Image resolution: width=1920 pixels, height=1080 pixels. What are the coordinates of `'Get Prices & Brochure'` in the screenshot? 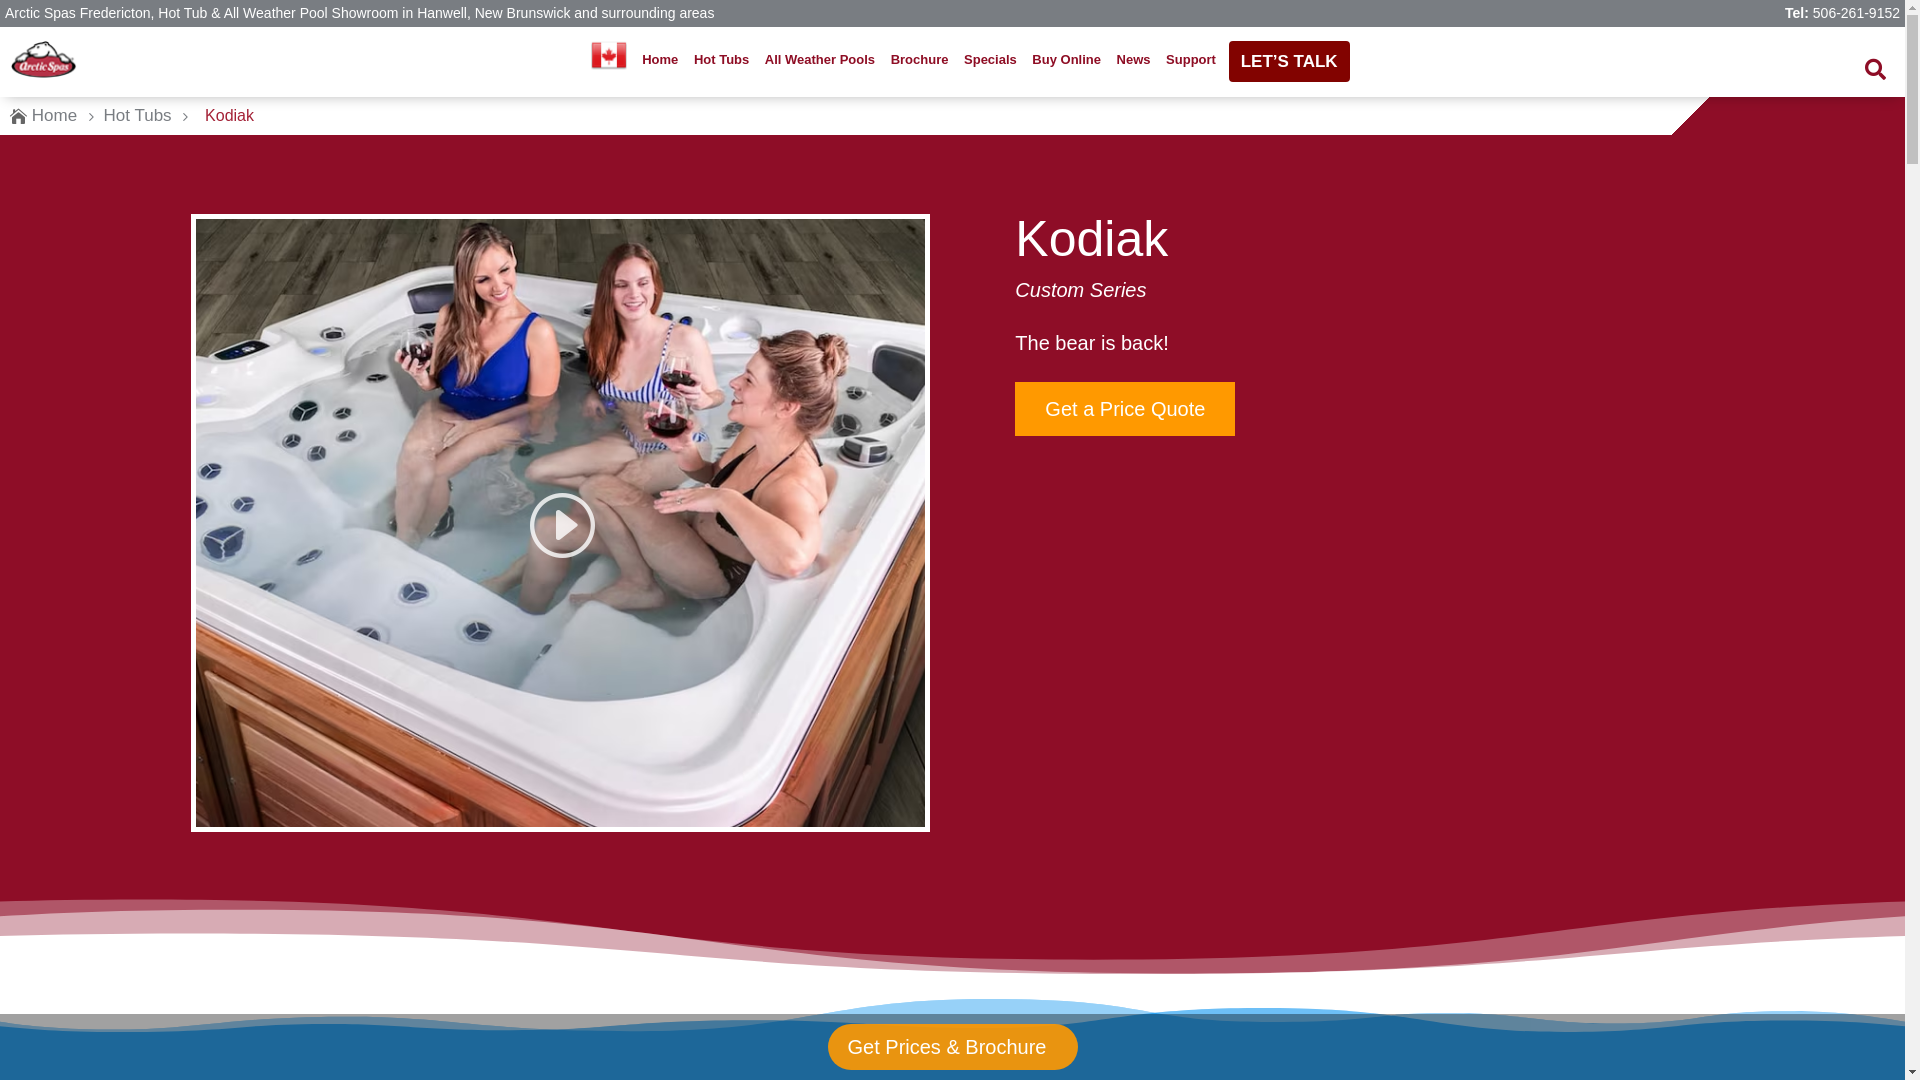 It's located at (950, 1045).